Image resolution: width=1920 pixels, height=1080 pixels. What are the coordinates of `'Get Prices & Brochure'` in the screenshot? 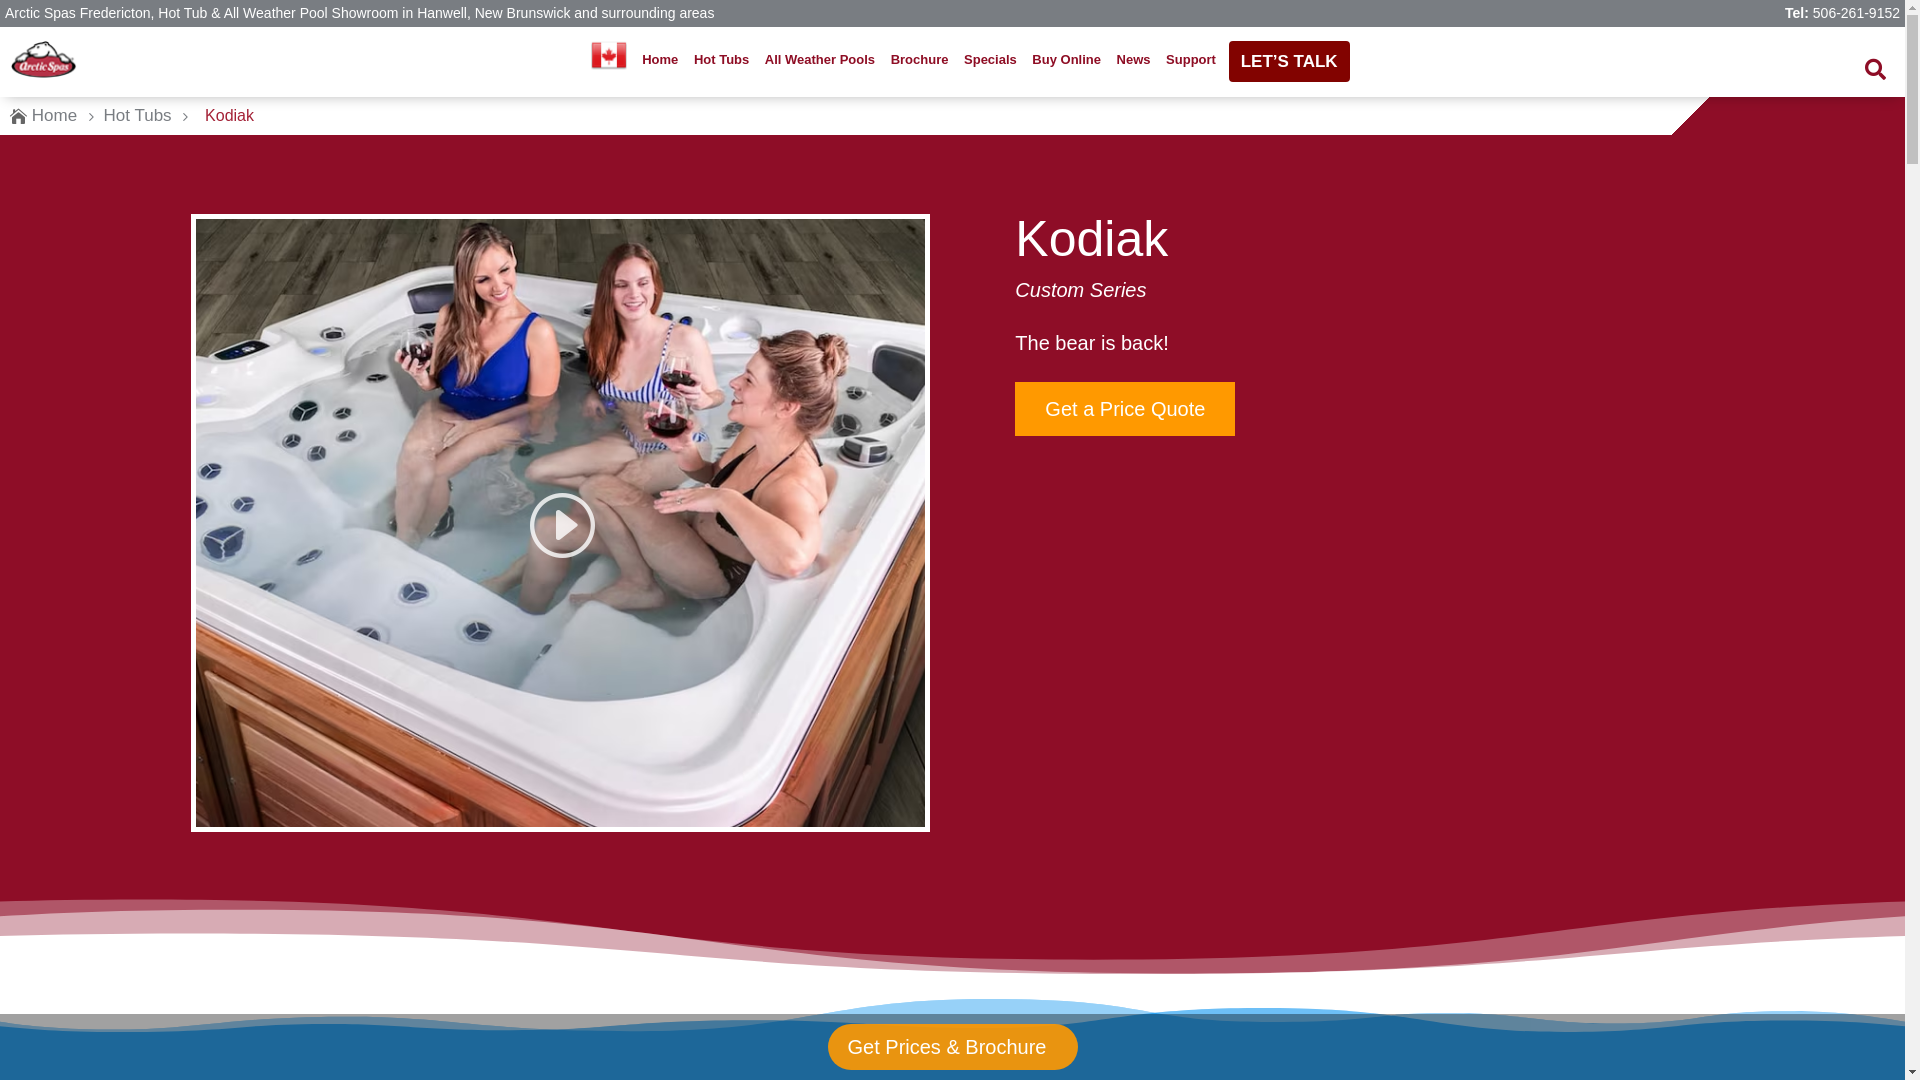 It's located at (950, 1045).